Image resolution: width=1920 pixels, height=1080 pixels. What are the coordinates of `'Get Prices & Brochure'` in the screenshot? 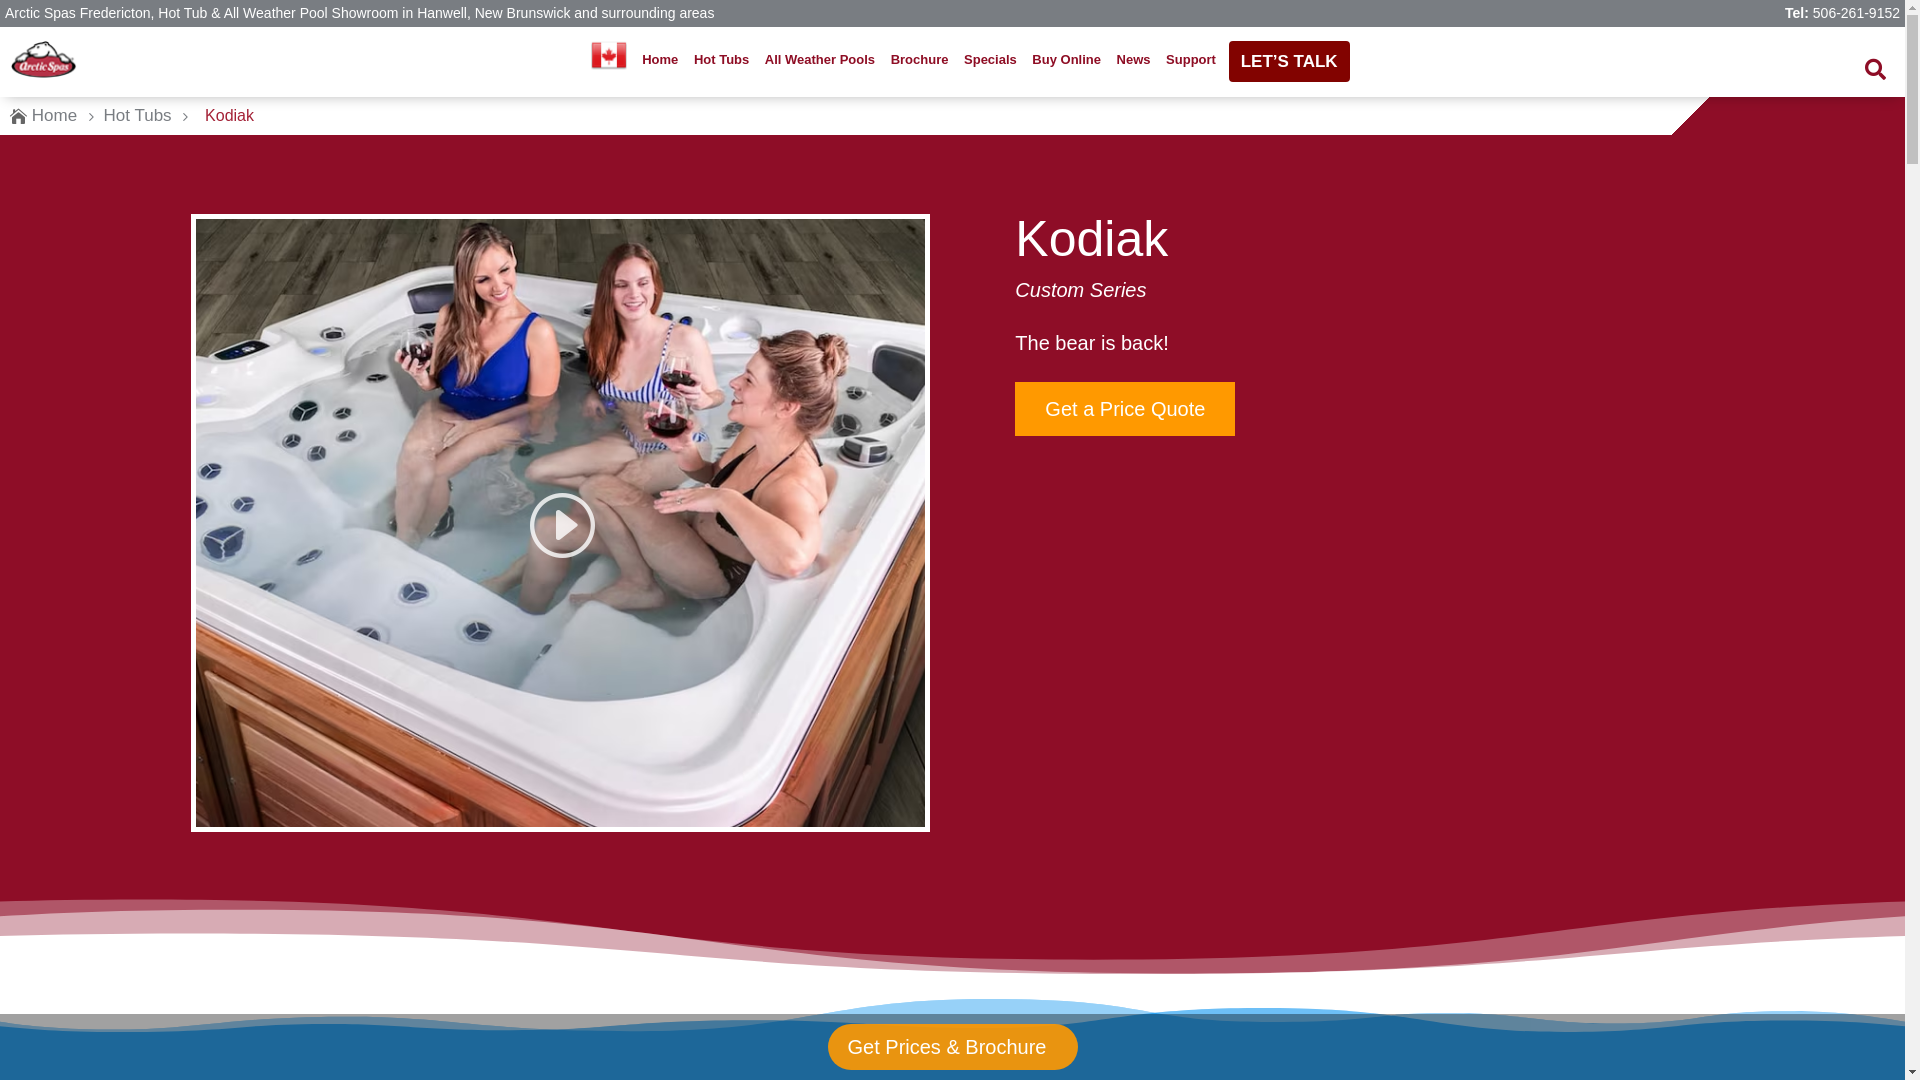 It's located at (950, 1045).